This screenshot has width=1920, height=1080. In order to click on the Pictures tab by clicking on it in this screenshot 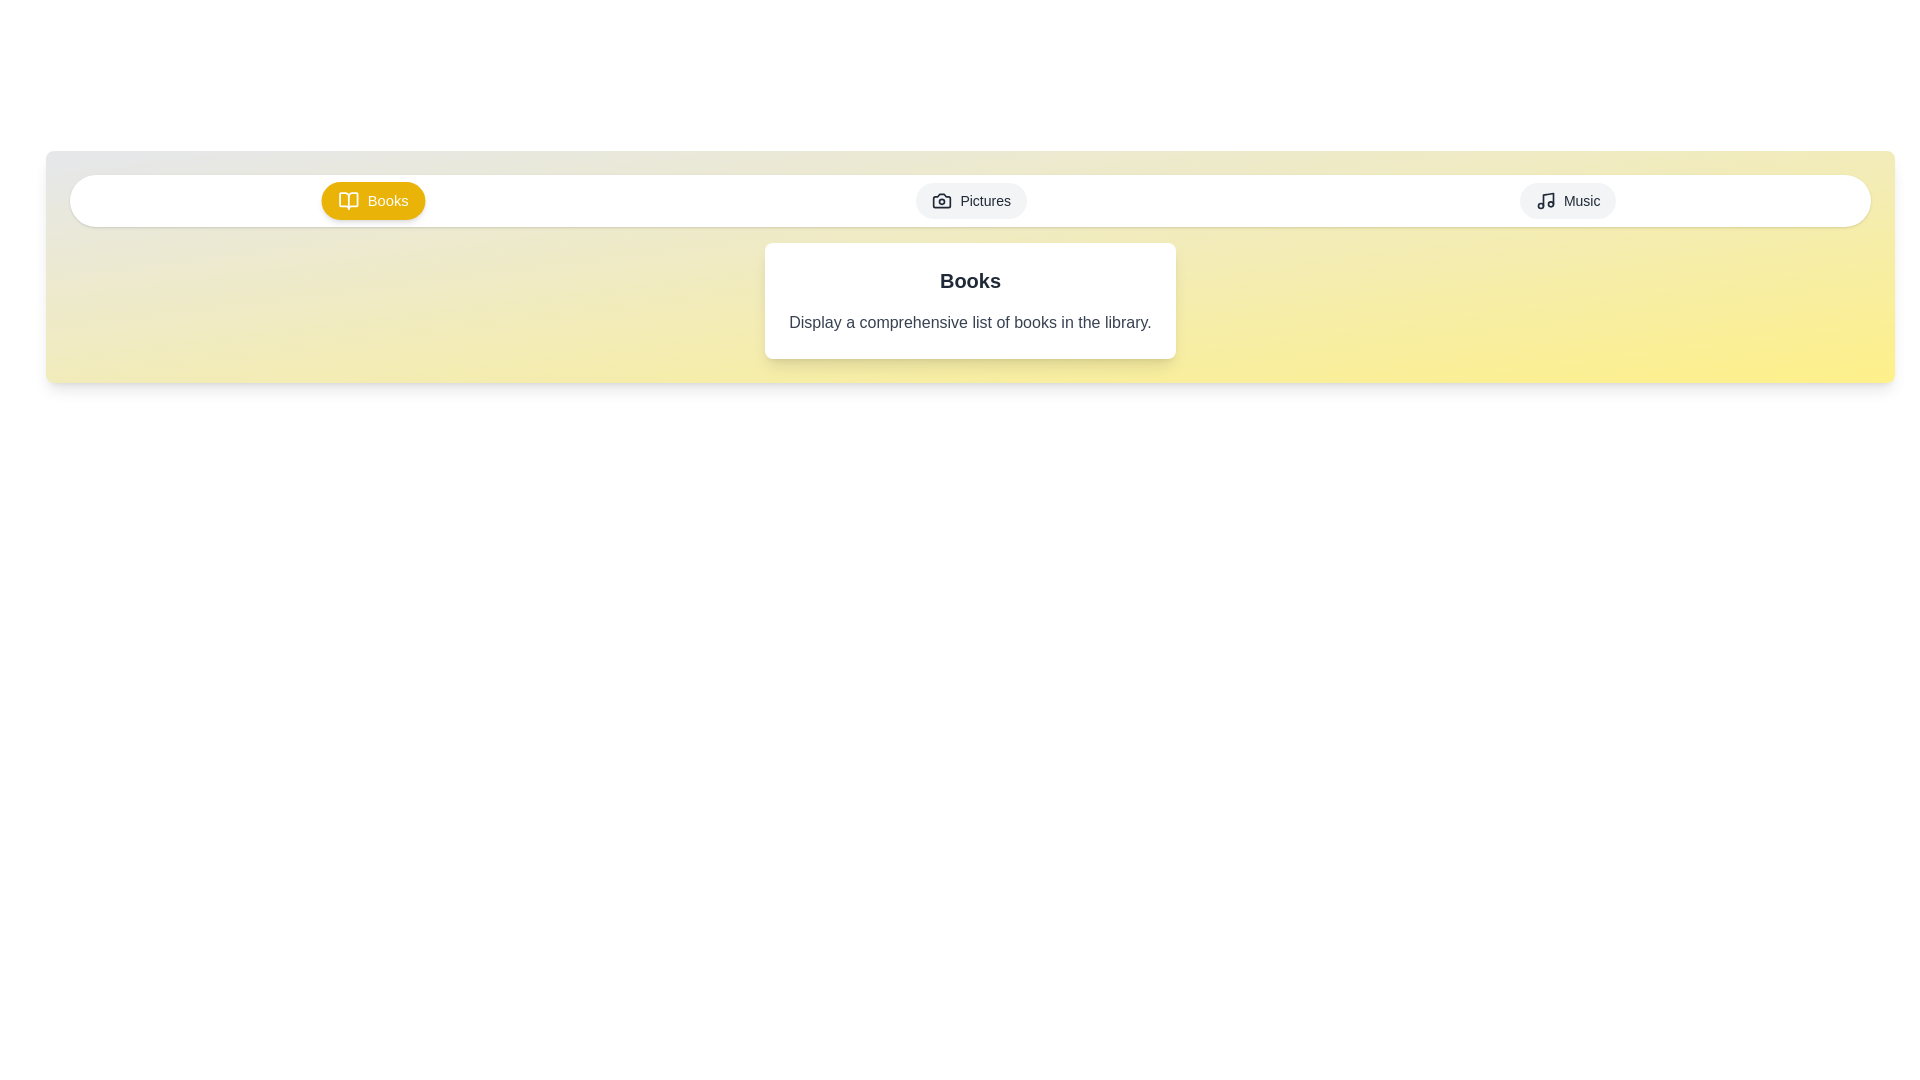, I will do `click(971, 200)`.